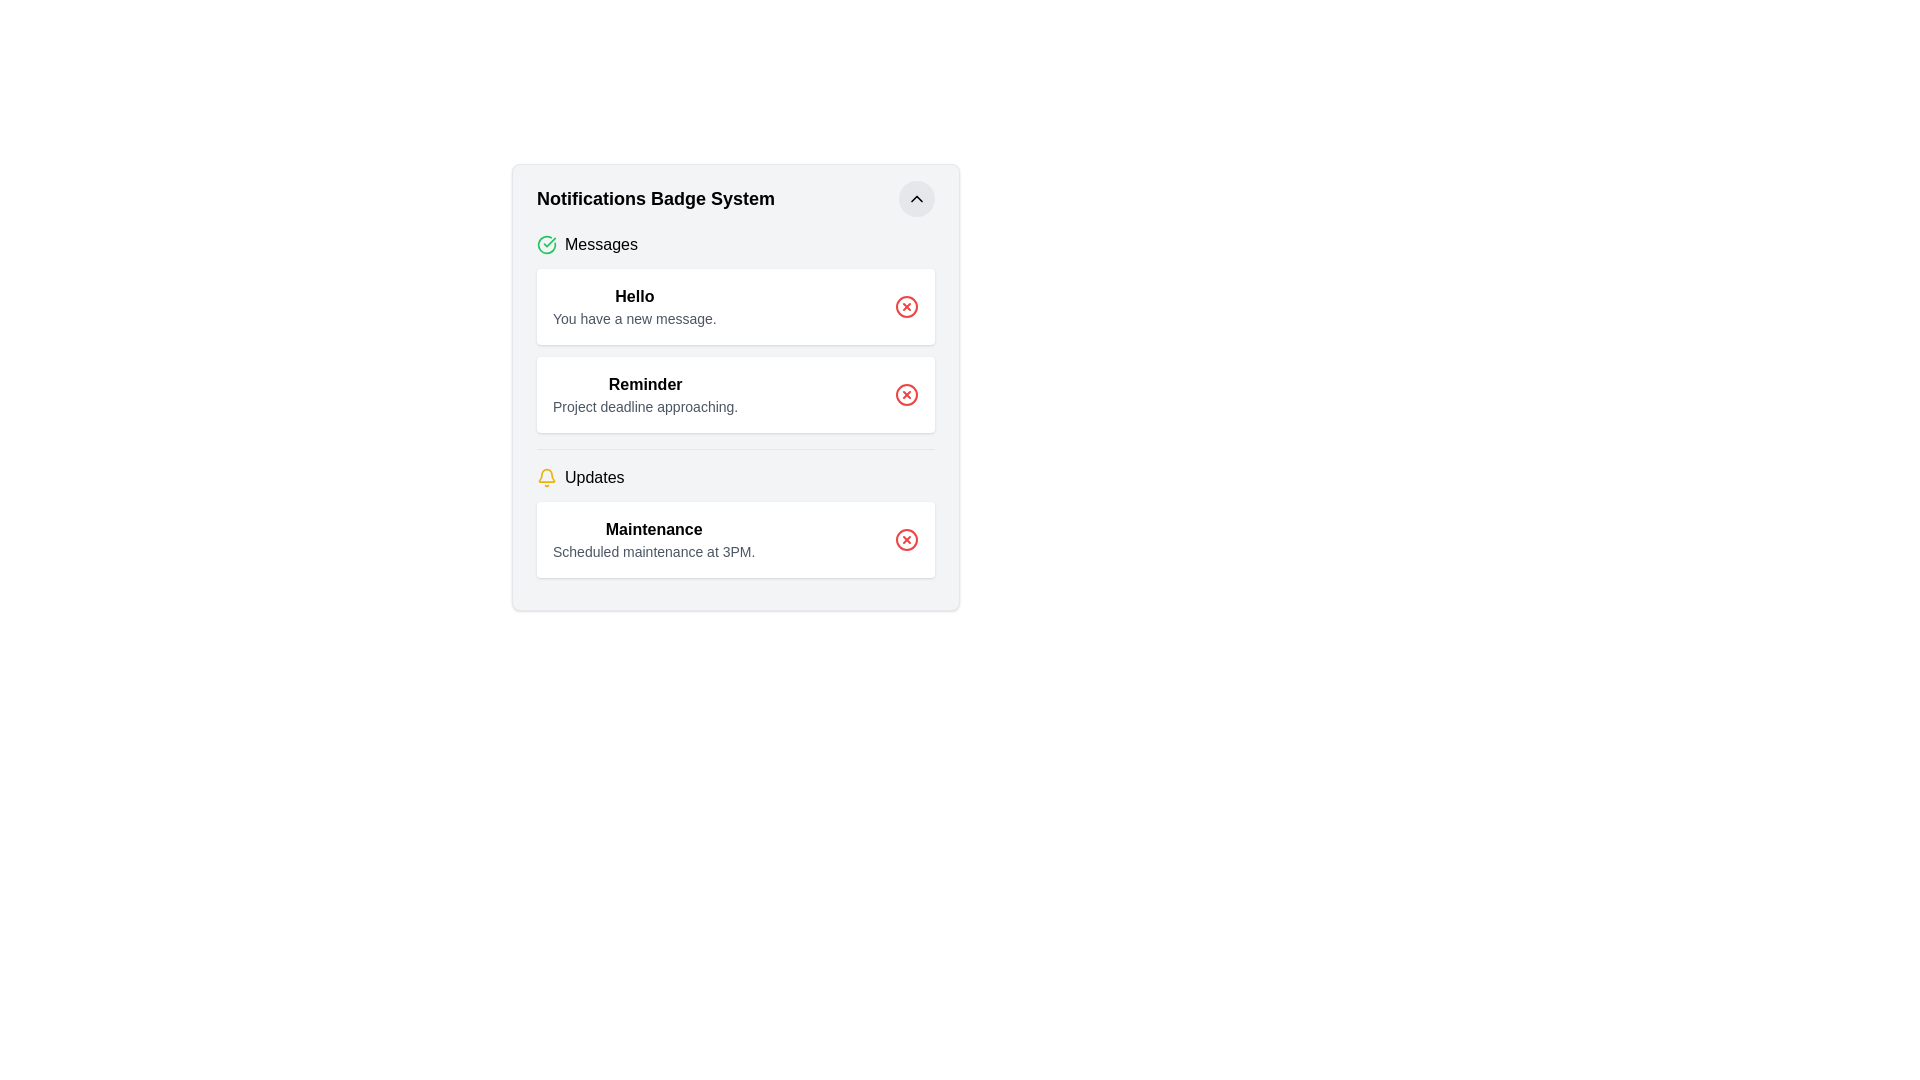 This screenshot has width=1920, height=1080. What do you see at coordinates (654, 540) in the screenshot?
I see `notification text displayed in the TextBlock titled 'Maintenance' with details about 'Scheduled maintenance at 3PM.'` at bounding box center [654, 540].